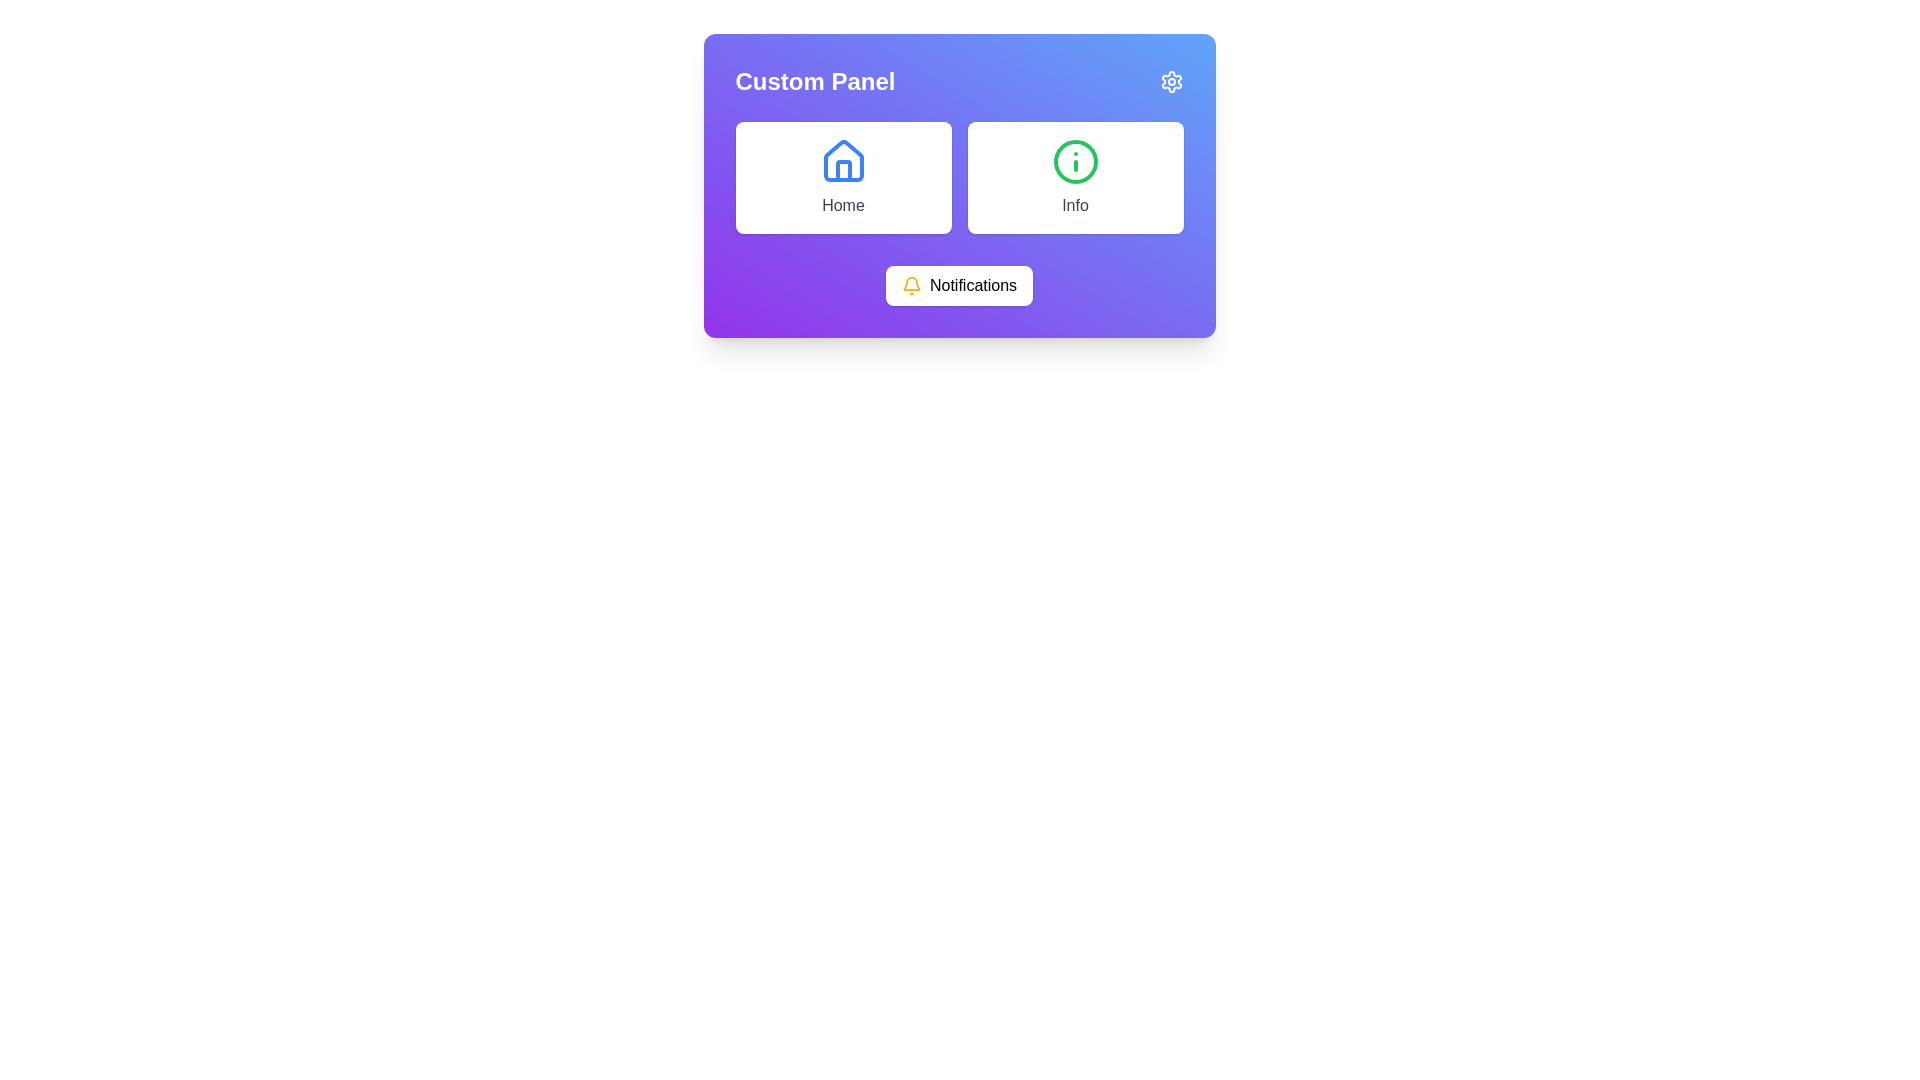 Image resolution: width=1920 pixels, height=1080 pixels. I want to click on the Notifications button, which has a white background, rounded corners, a yellow bell icon on the left, and black text on the right, to trigger the hover effect, so click(958, 285).